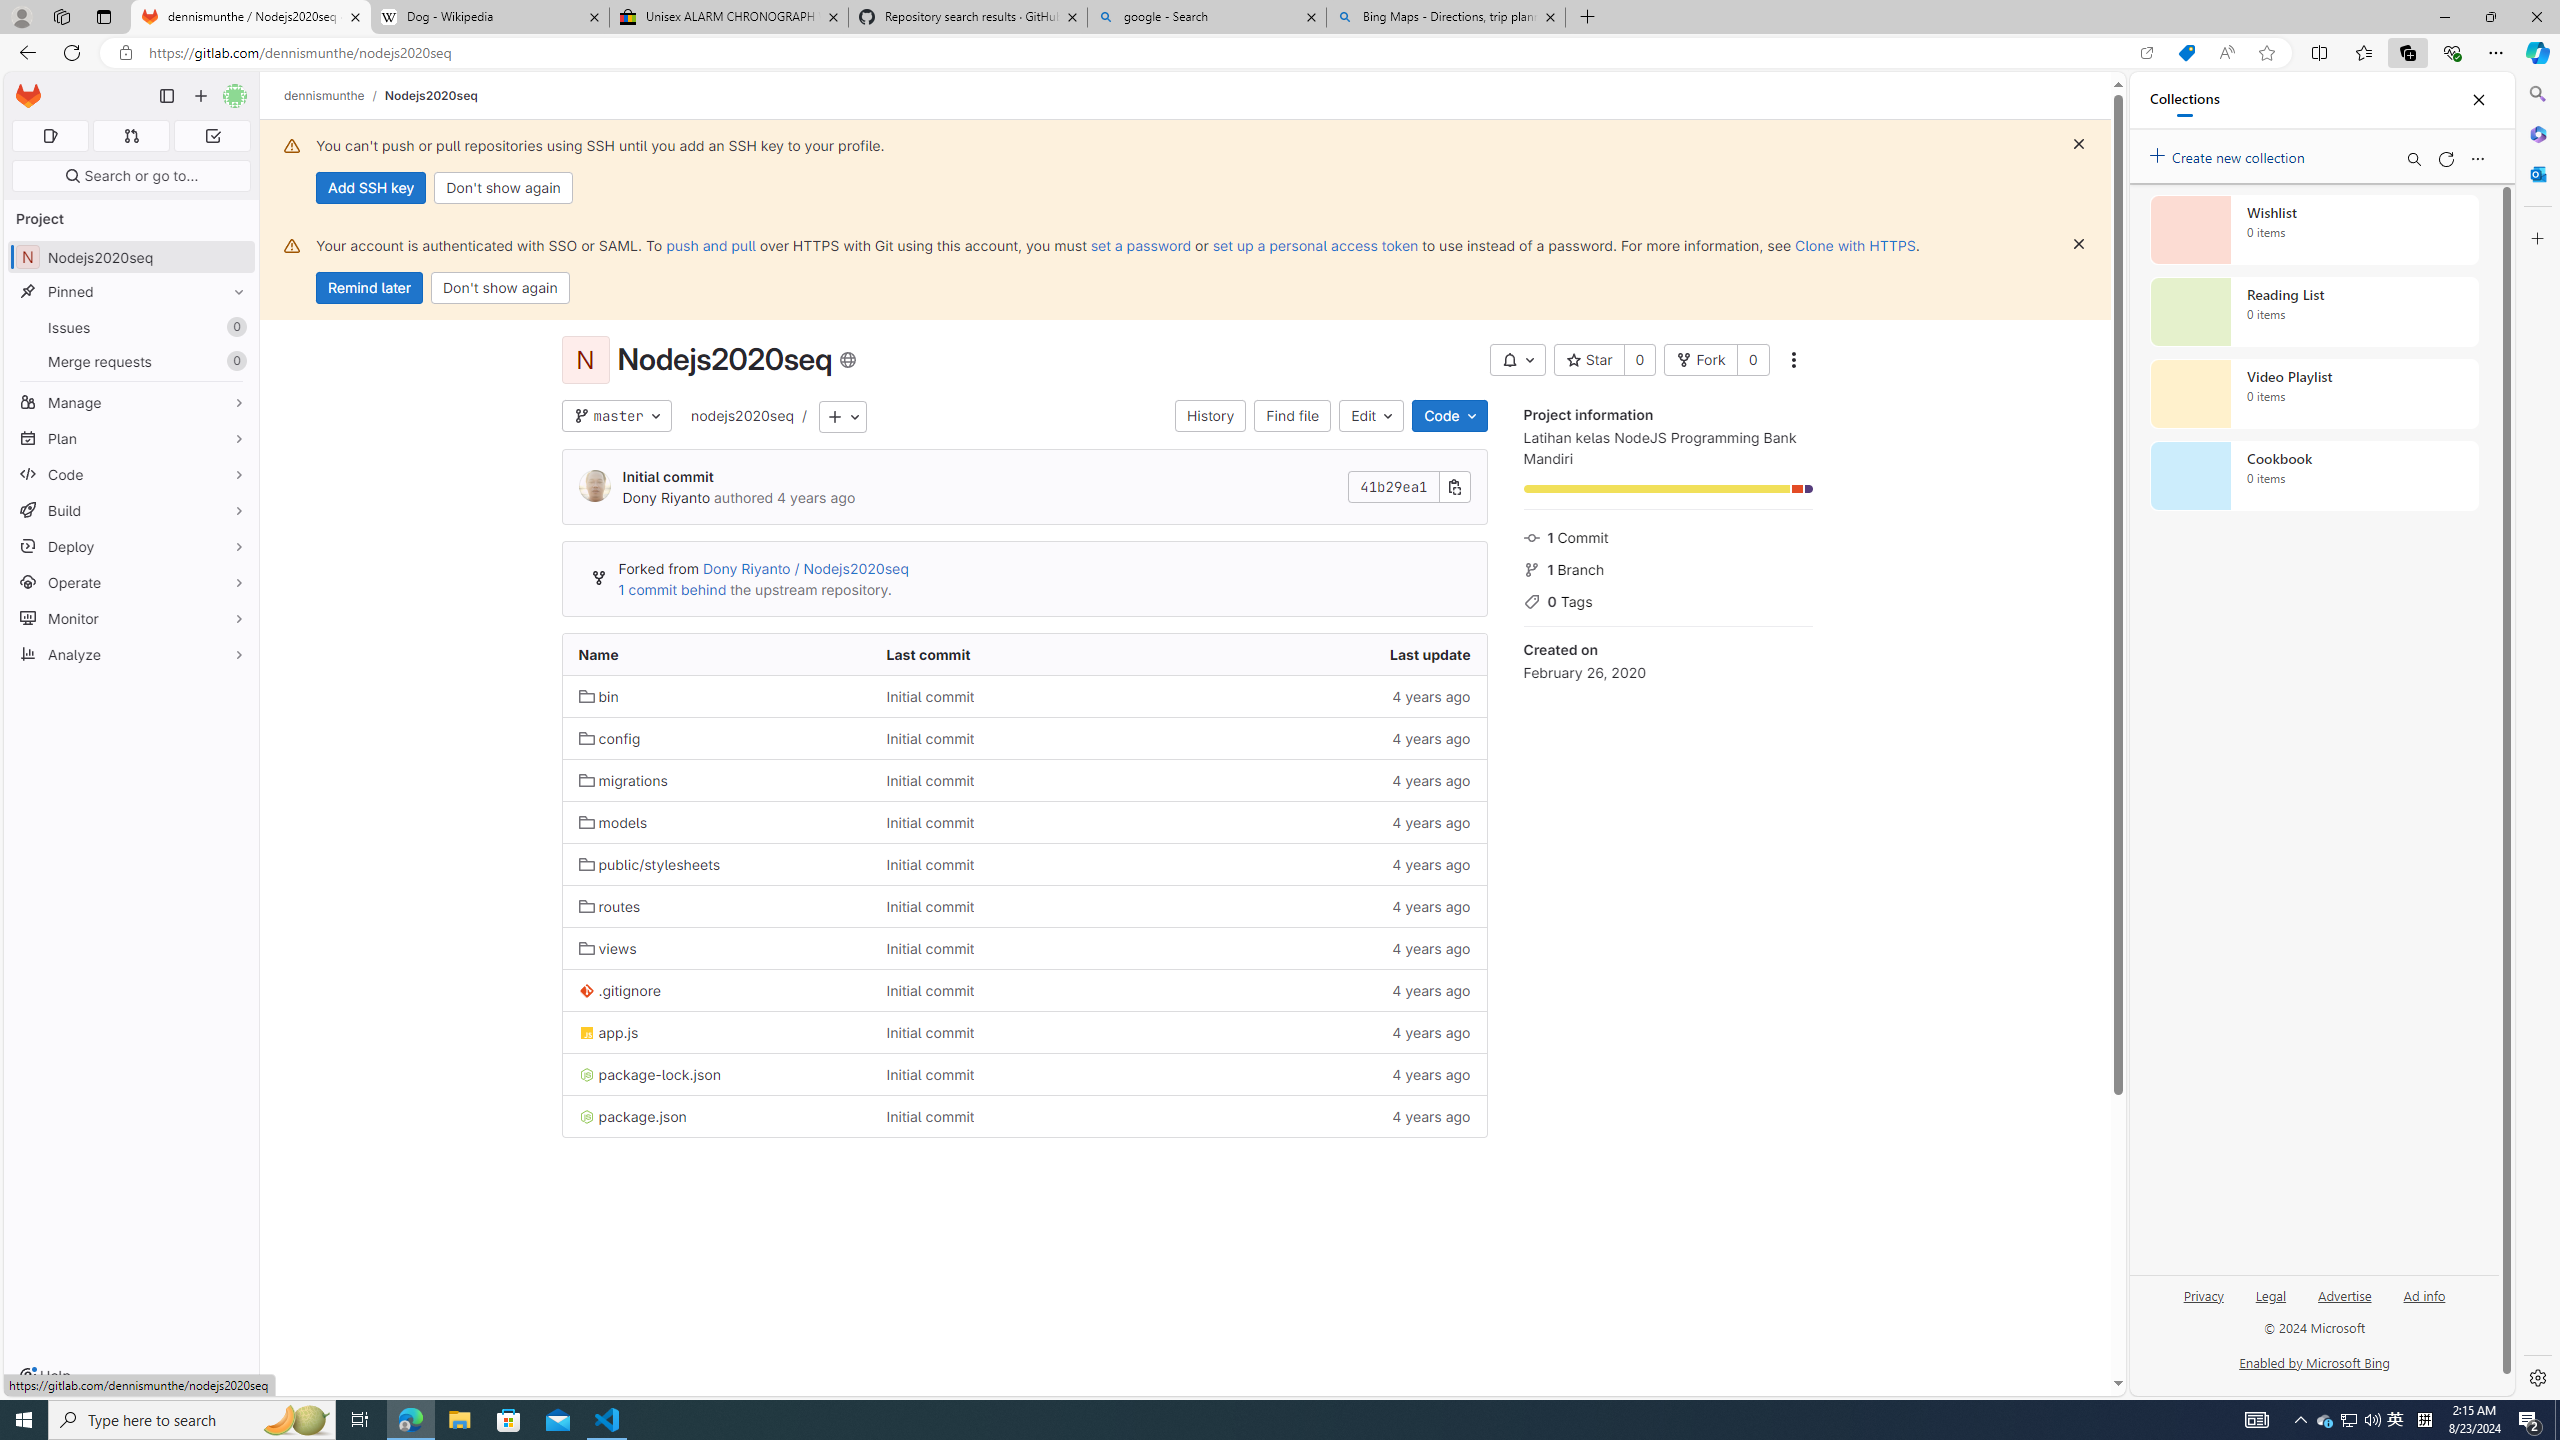  I want to click on 'Dony Riyanto', so click(595, 486).